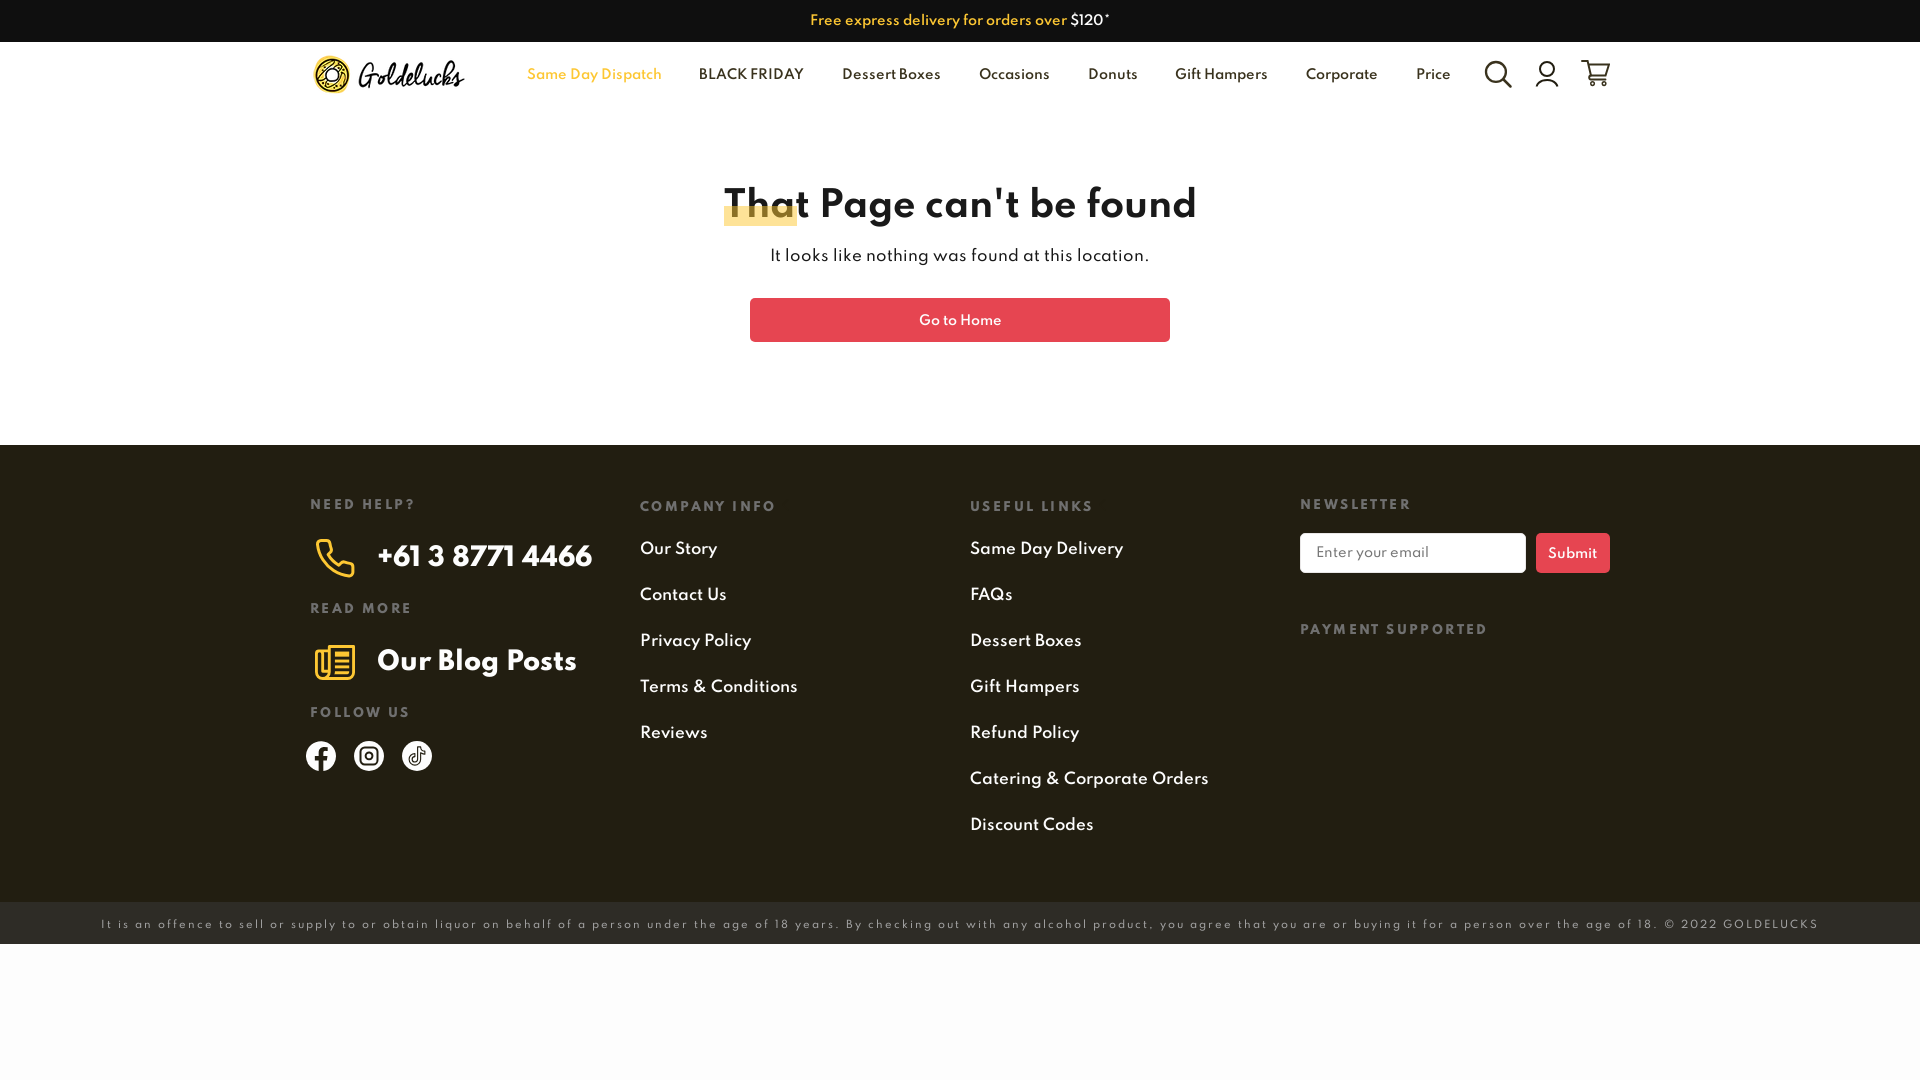  I want to click on 'Discount Codes', so click(1032, 825).